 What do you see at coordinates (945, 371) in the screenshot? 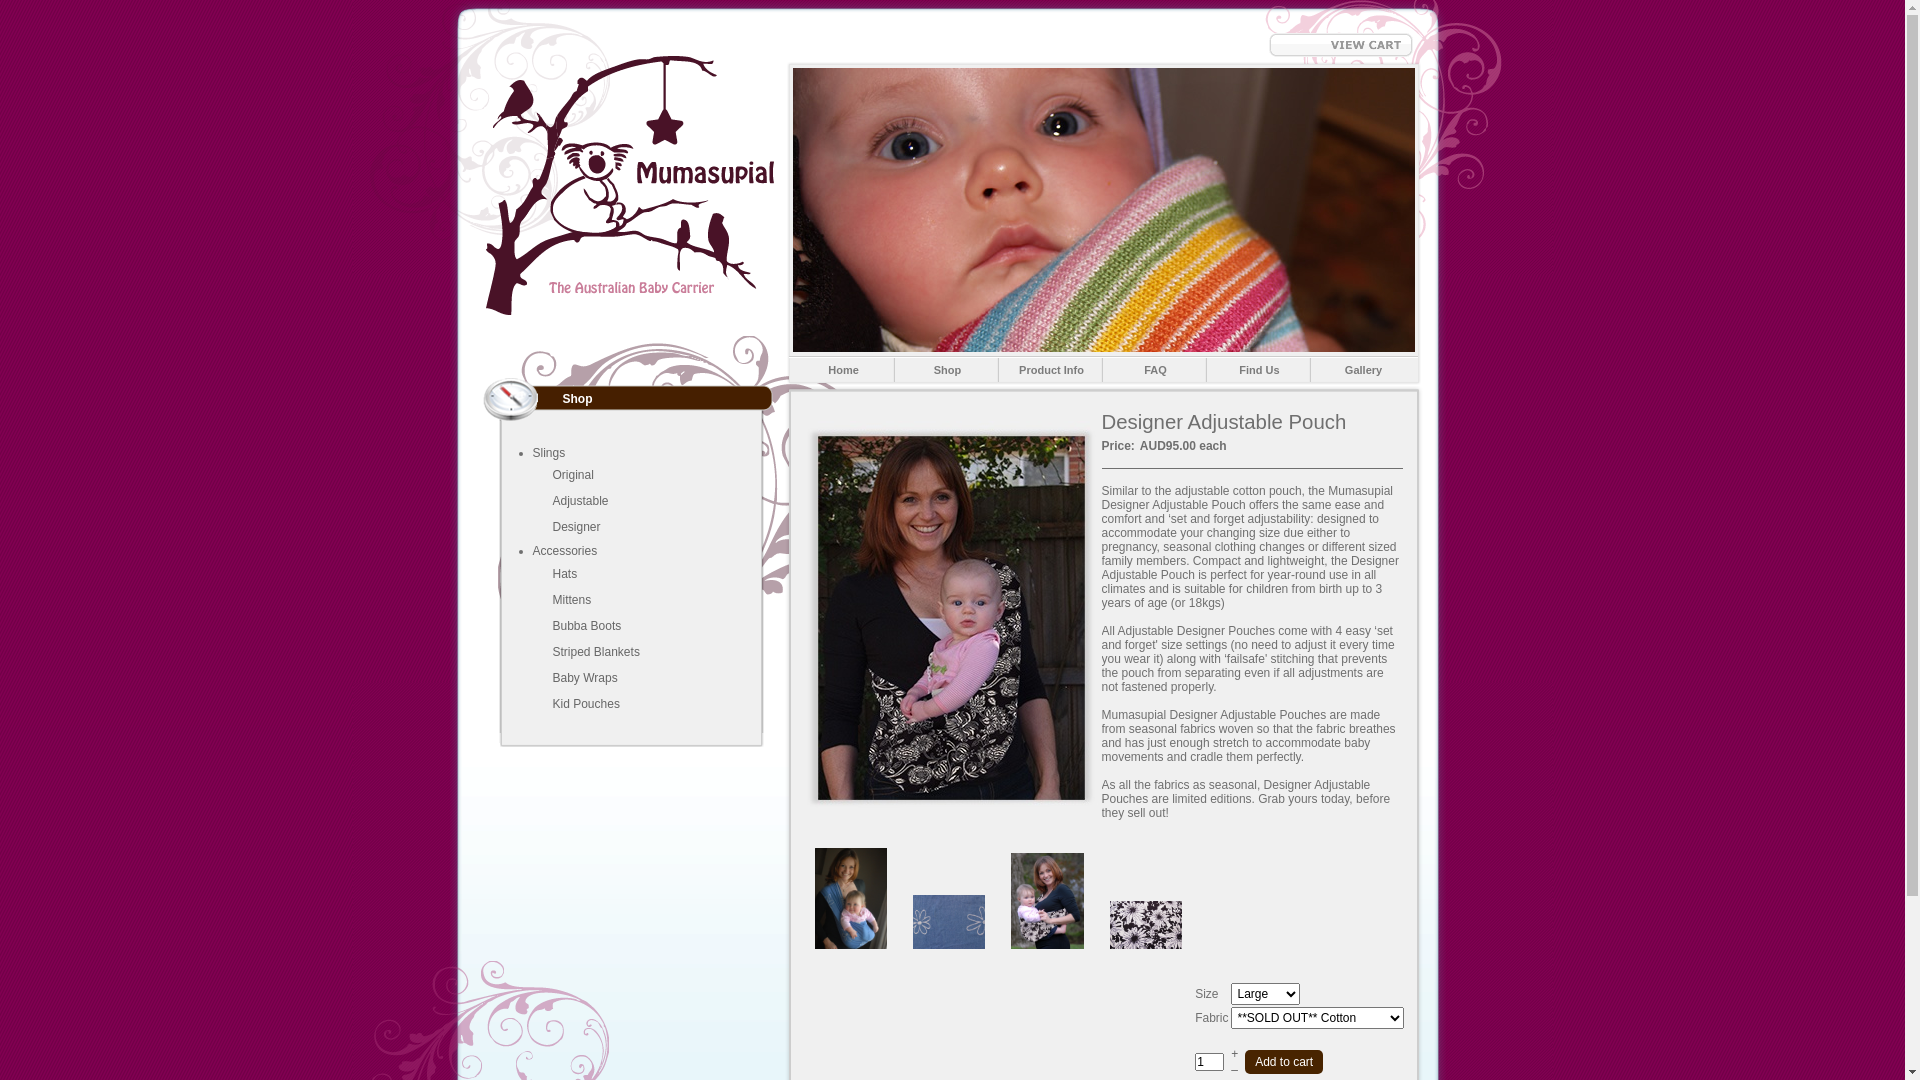
I see `'Shop'` at bounding box center [945, 371].